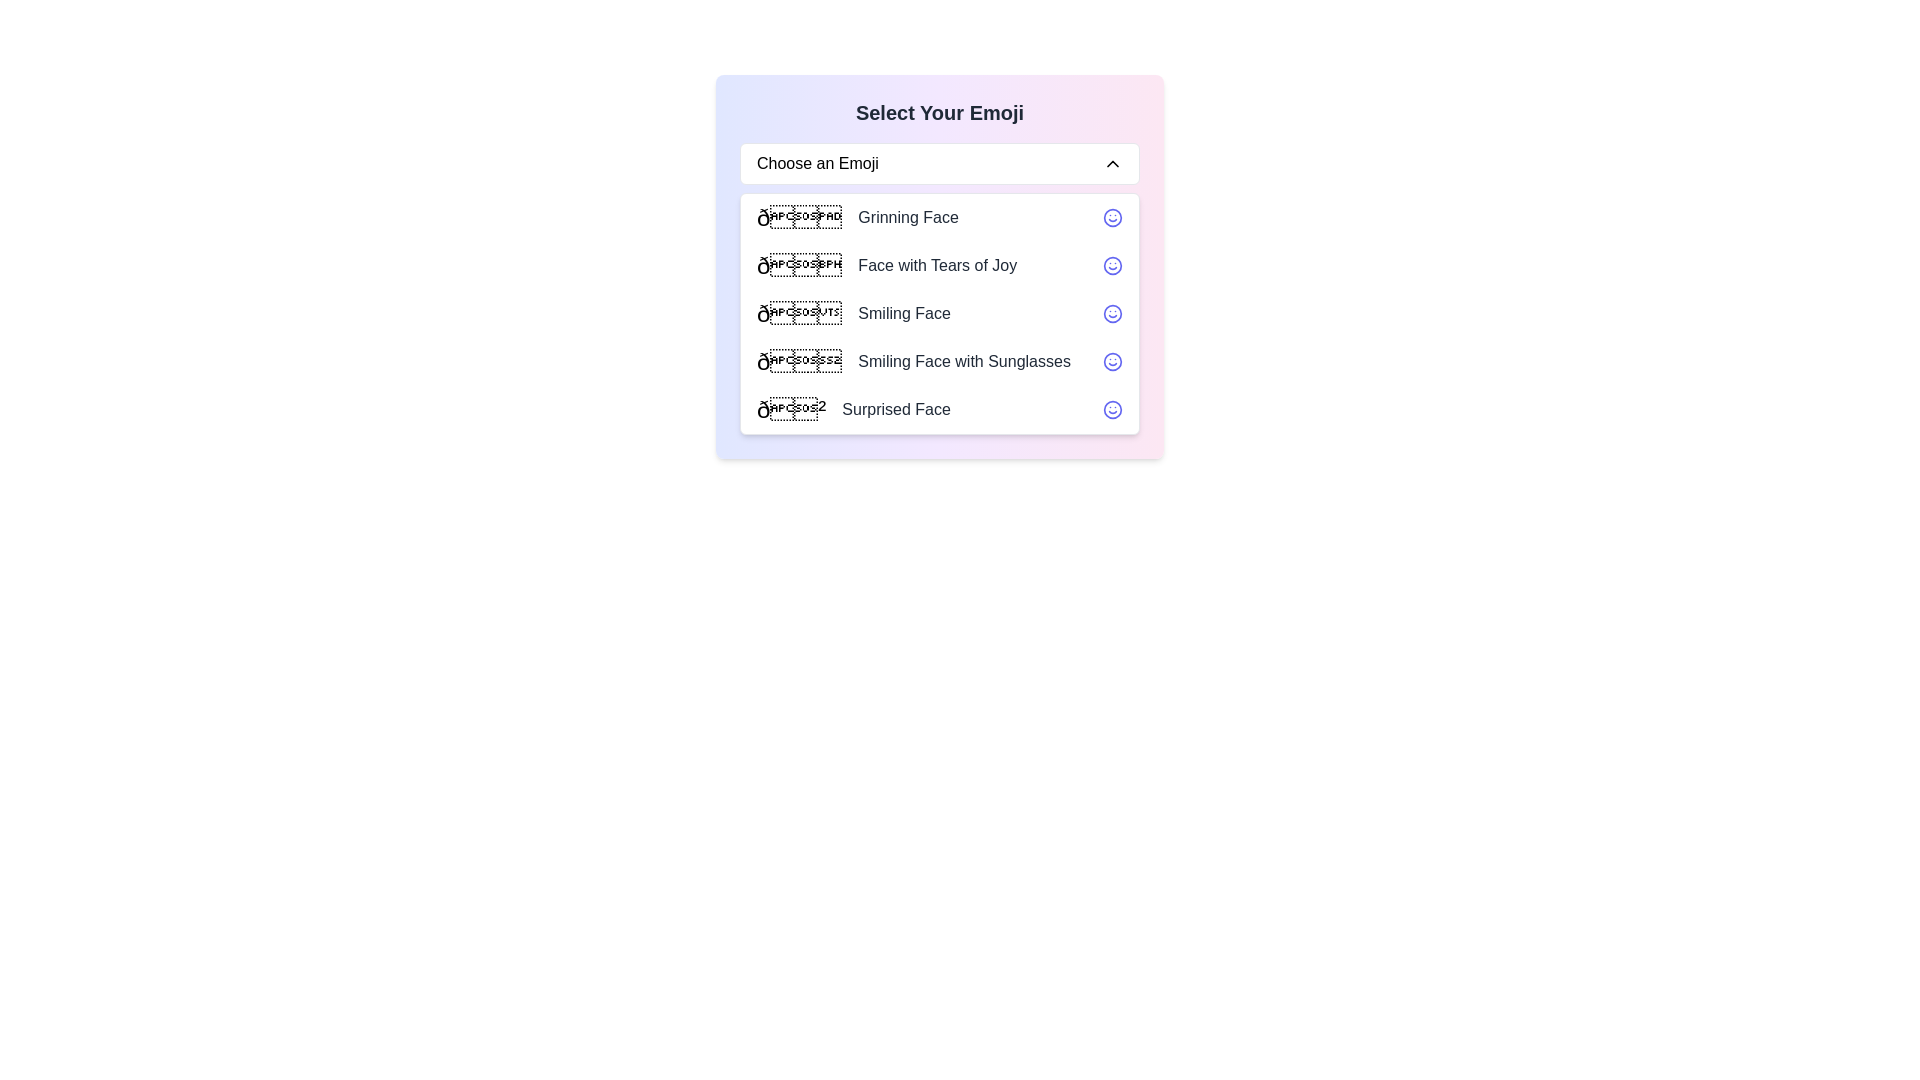  What do you see at coordinates (1112, 362) in the screenshot?
I see `the circular SVG element that represents part of a smiling face with sunglasses icon in the fourth row of the emoji dropdown menu` at bounding box center [1112, 362].